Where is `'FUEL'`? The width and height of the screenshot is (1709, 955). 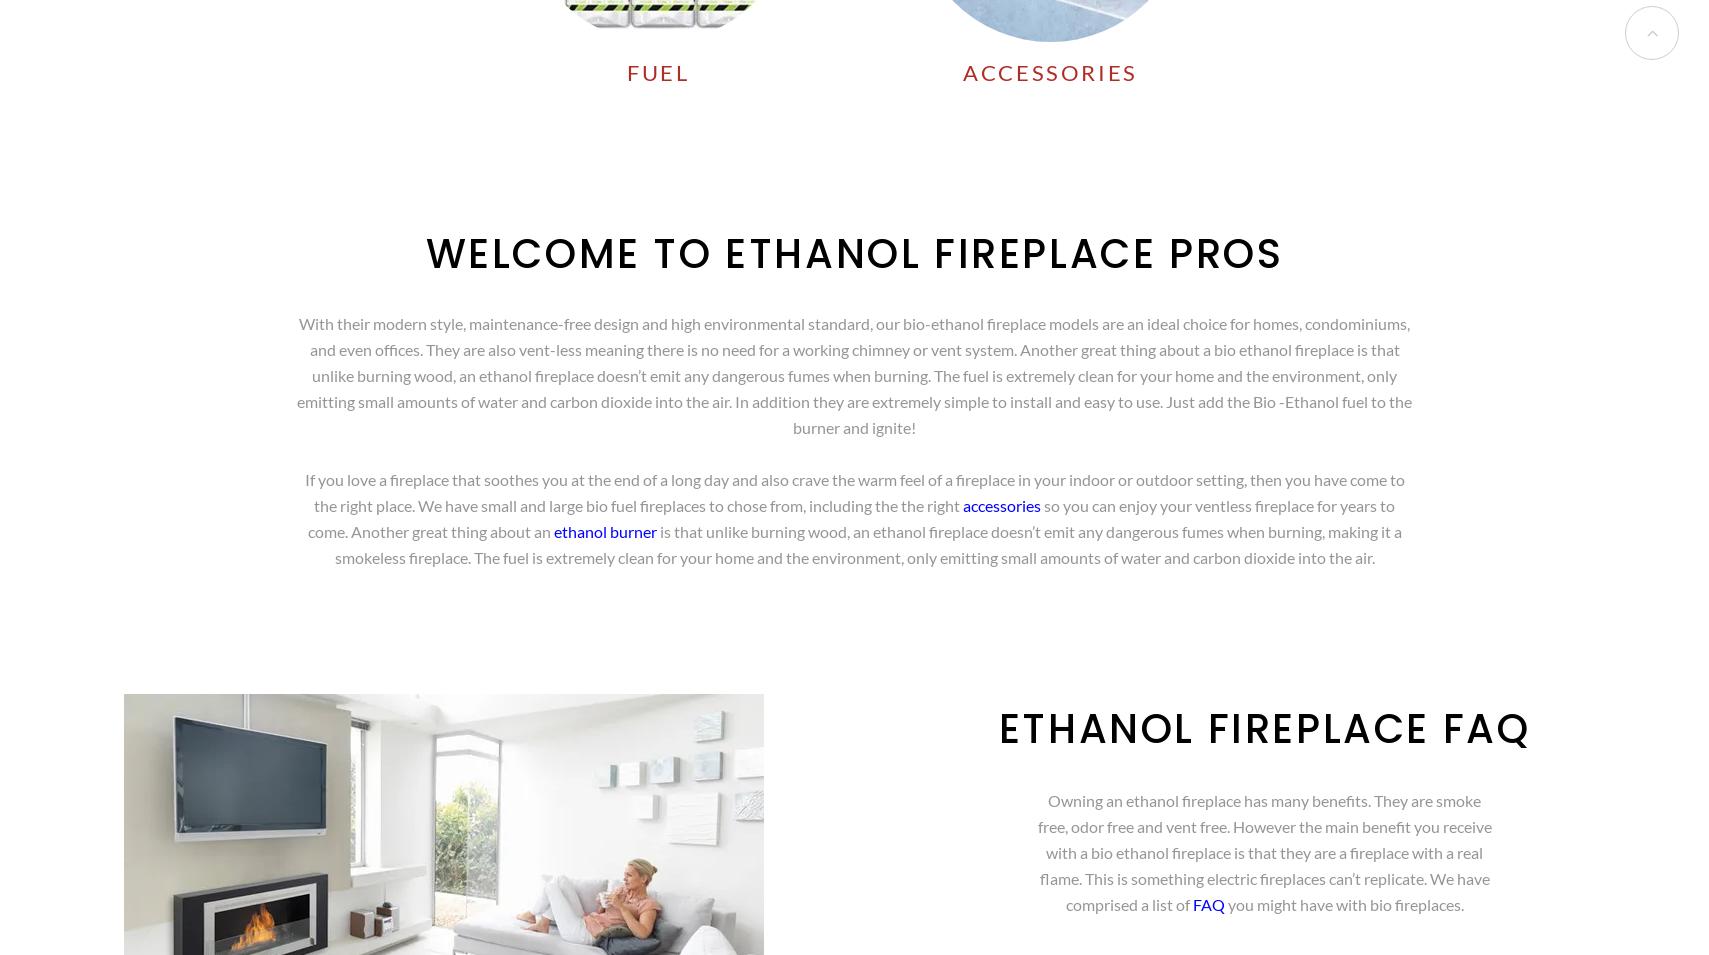
'FUEL' is located at coordinates (656, 71).